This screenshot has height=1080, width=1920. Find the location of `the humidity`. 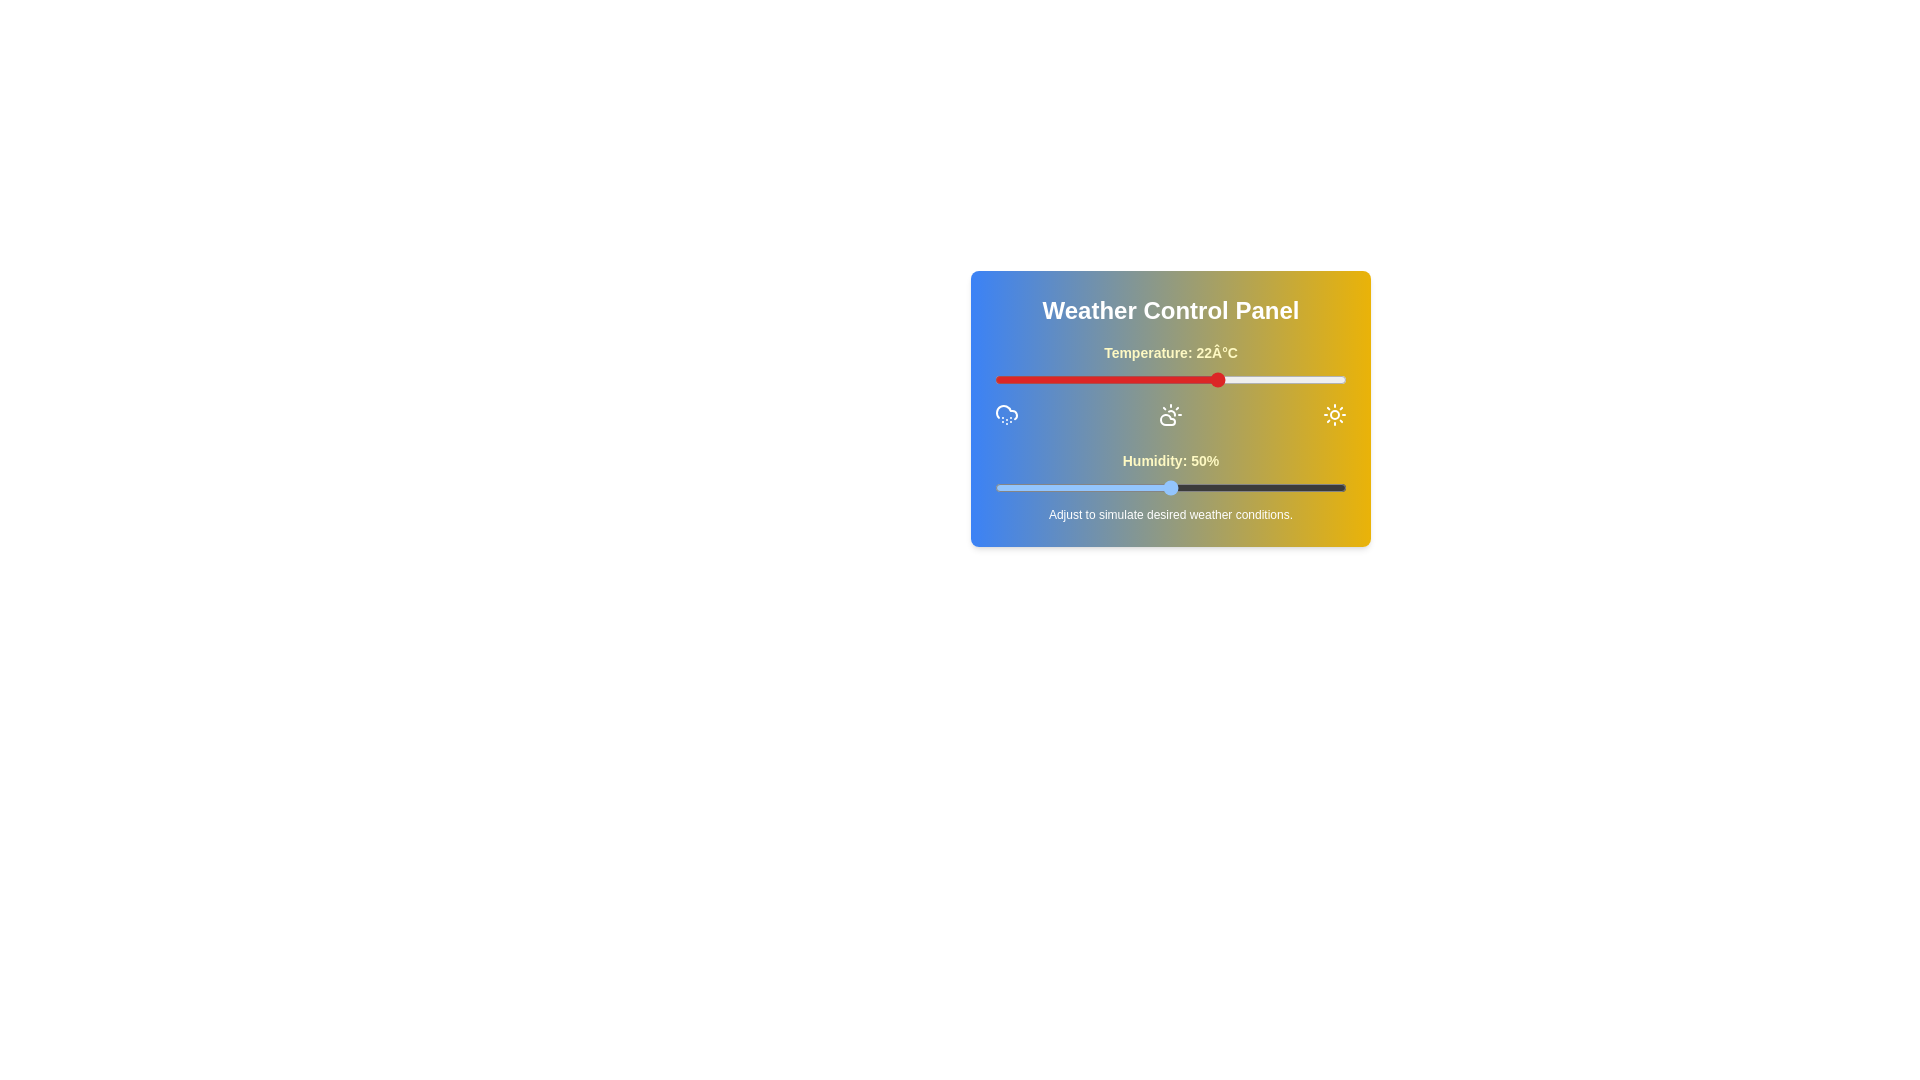

the humidity is located at coordinates (1226, 488).